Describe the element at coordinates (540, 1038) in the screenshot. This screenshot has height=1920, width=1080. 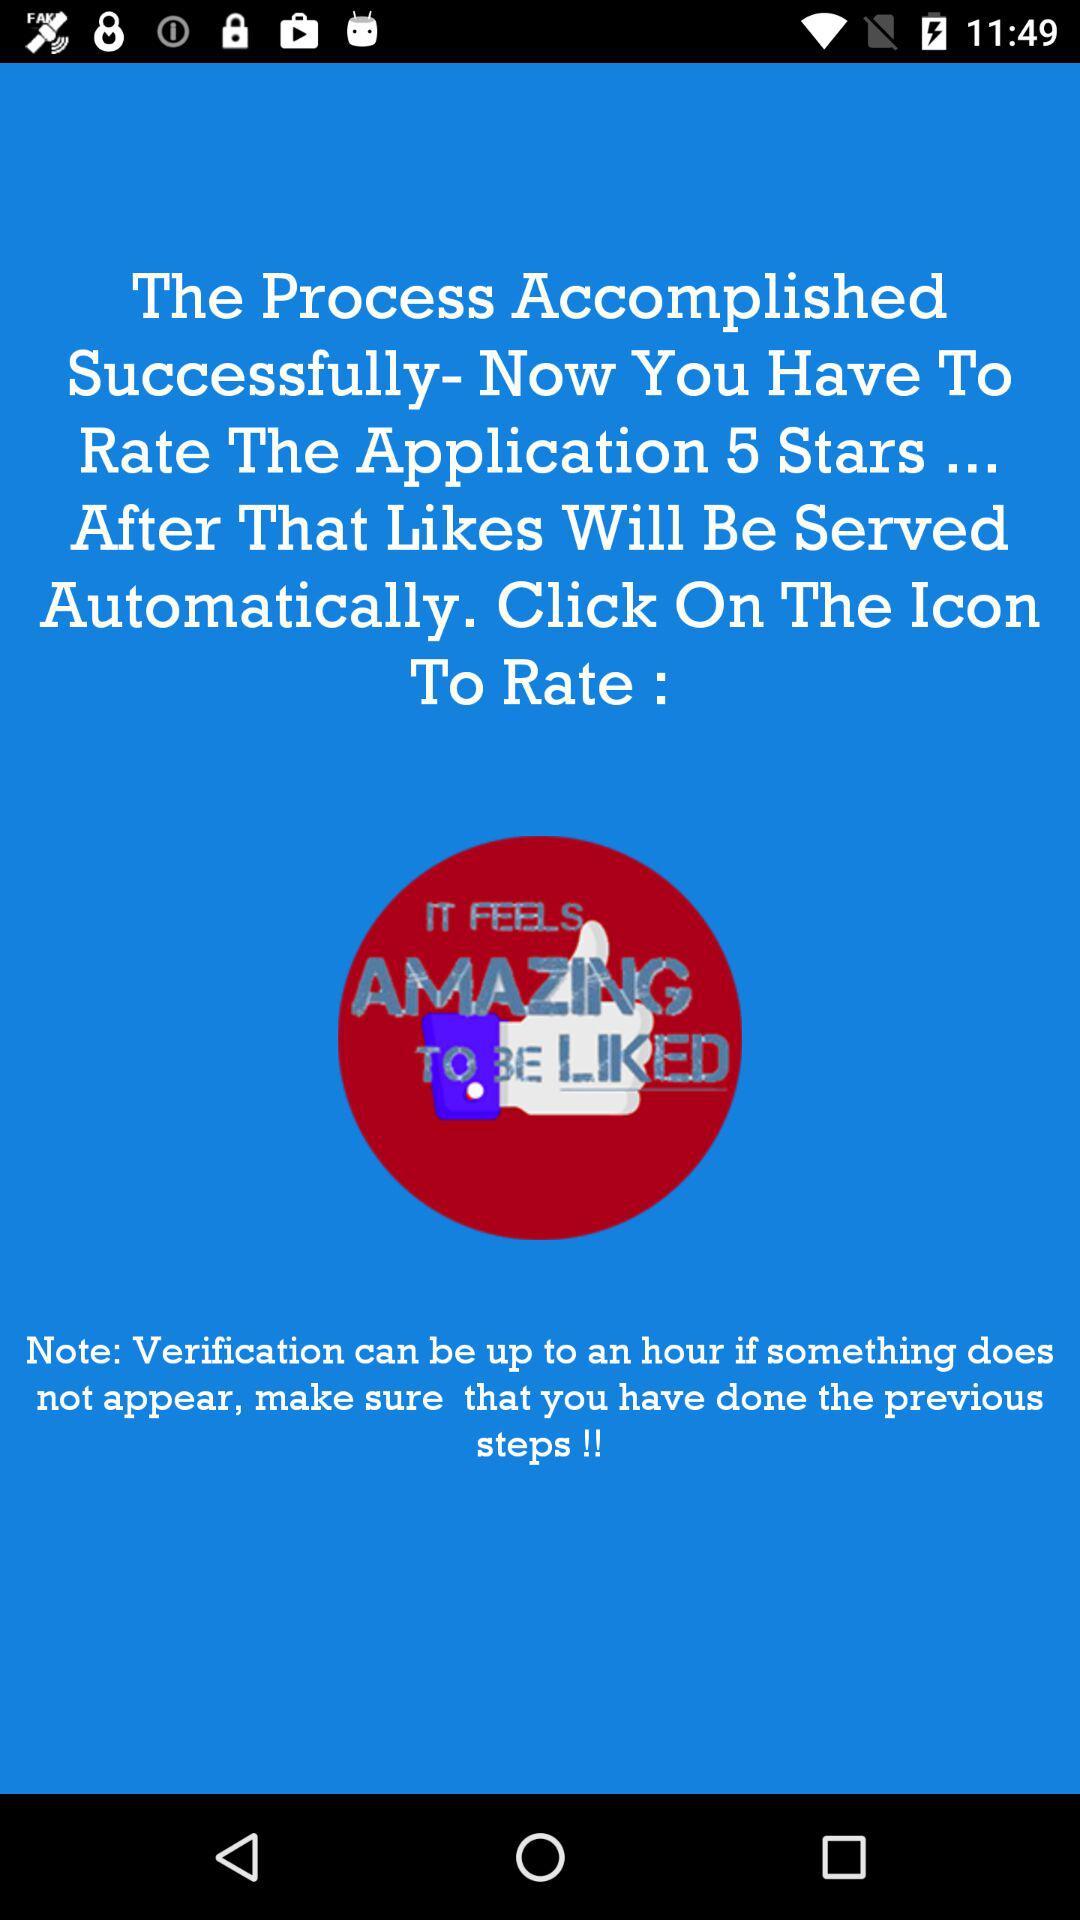
I see `the icon above note verification can` at that location.